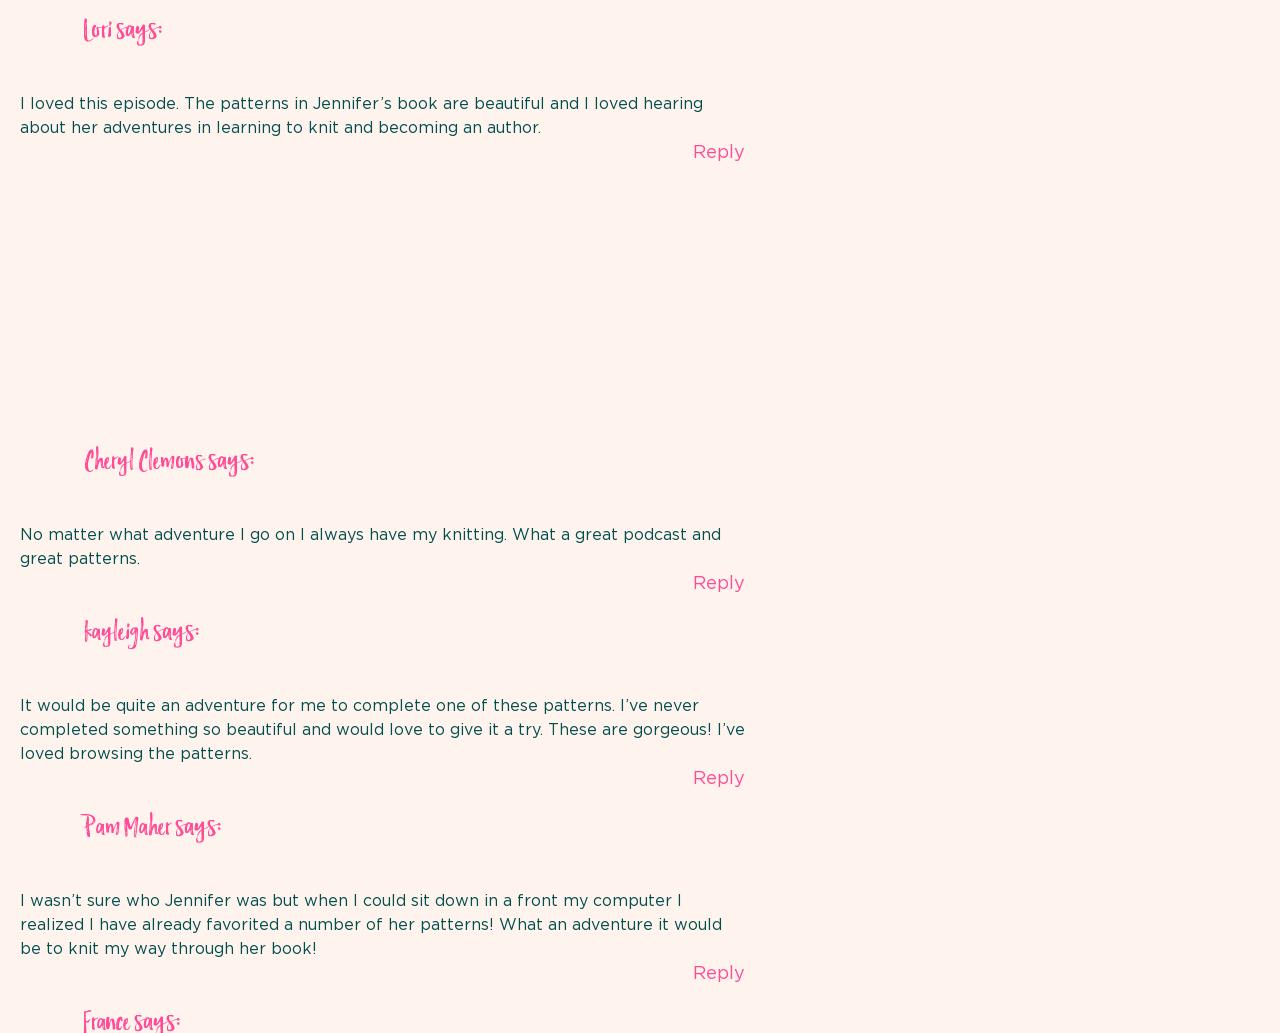  Describe the element at coordinates (370, 545) in the screenshot. I see `'No matter what adventure I go on I always have my knitting.  What a great podcast and great patterns.'` at that location.